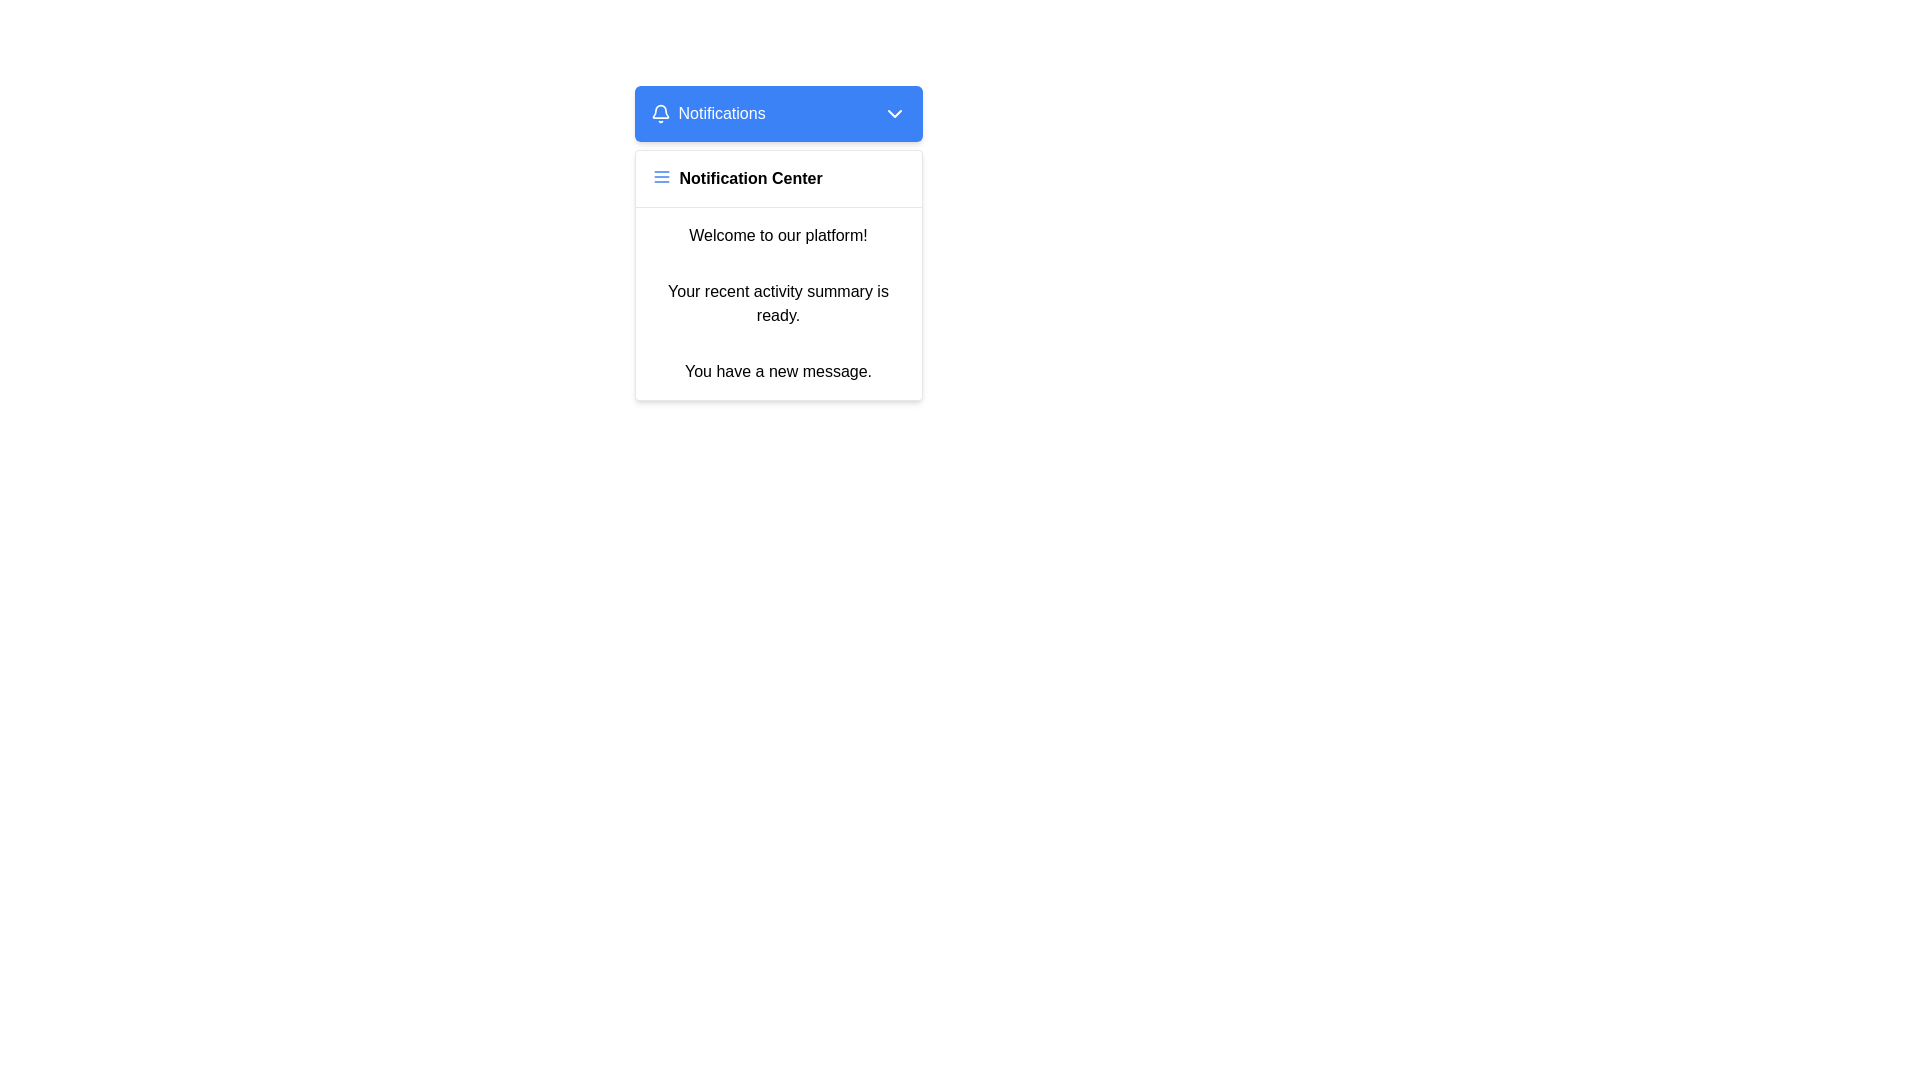 This screenshot has width=1920, height=1080. What do you see at coordinates (777, 178) in the screenshot?
I see `the 'Notification Center' label which is bold and adjacent to a blue three-line menu icon, located below the 'Notifications' header` at bounding box center [777, 178].